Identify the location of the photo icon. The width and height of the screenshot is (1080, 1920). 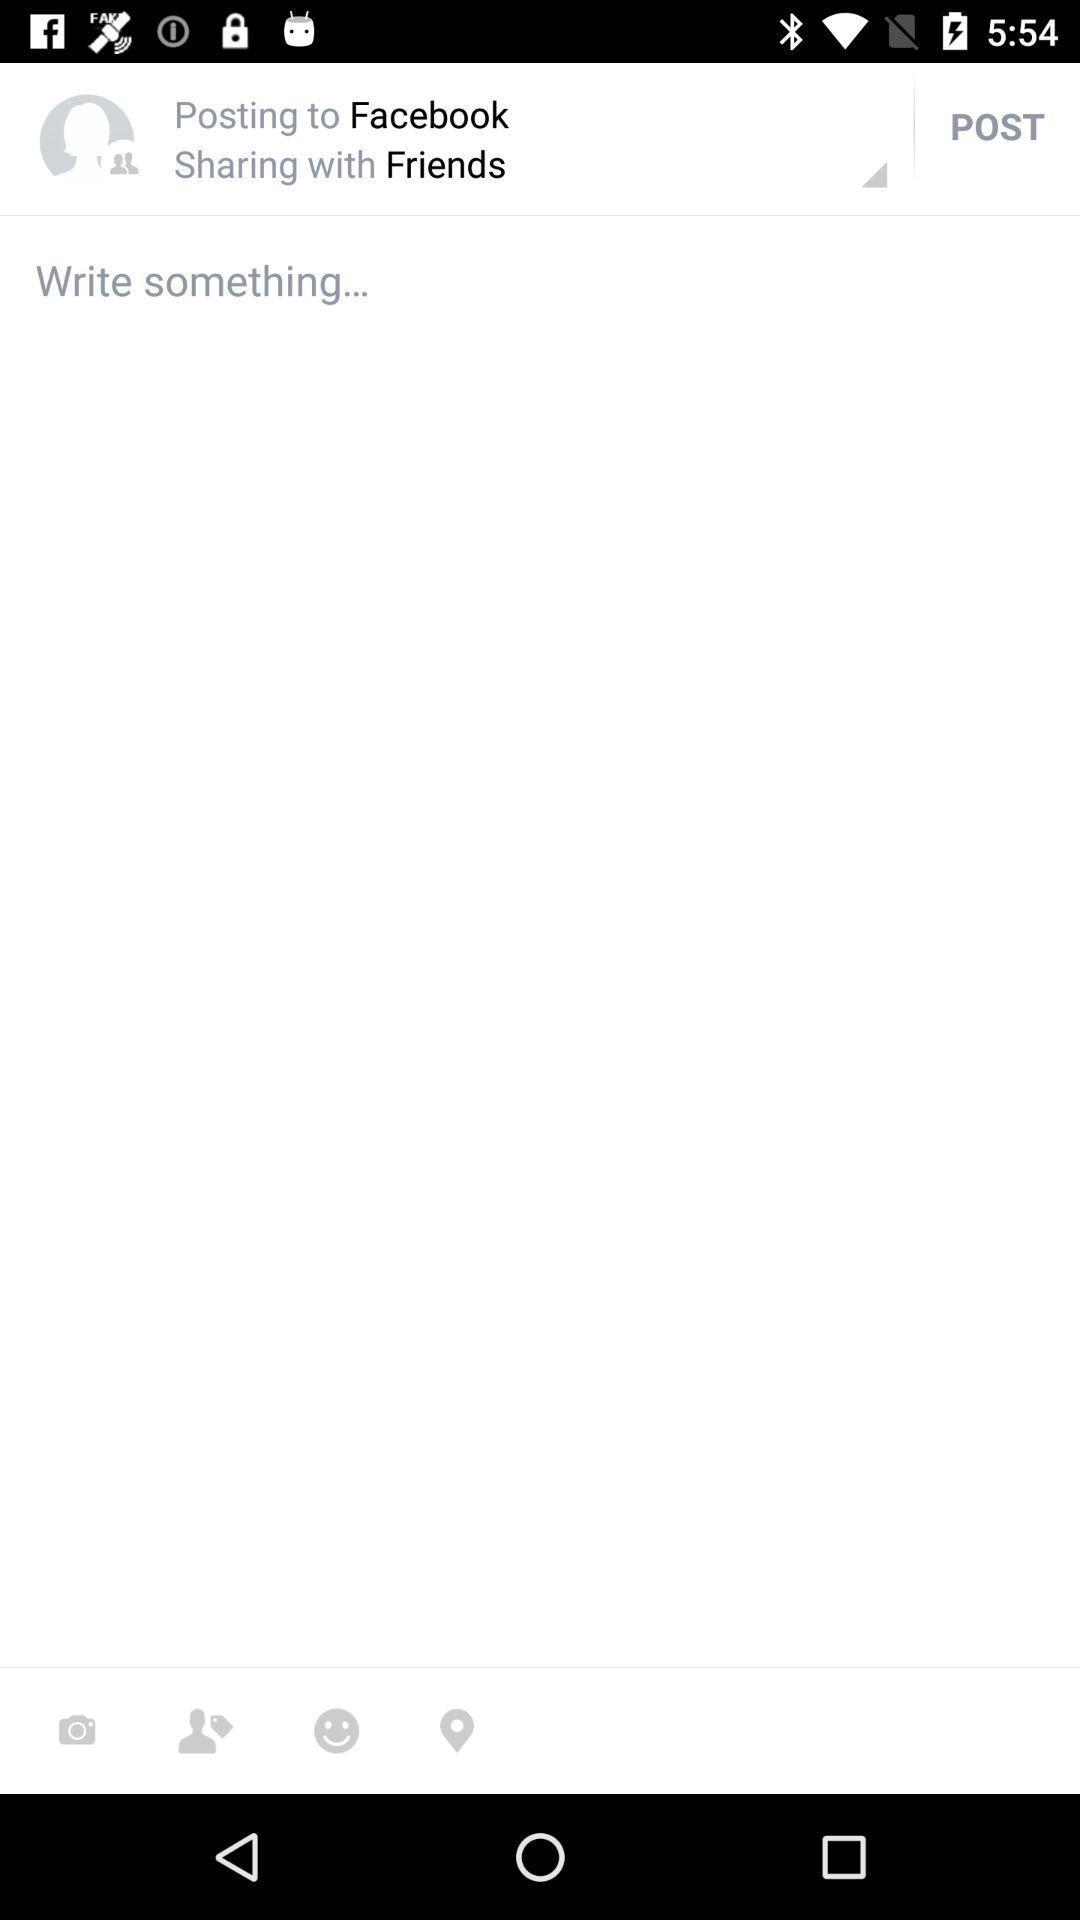
(76, 1730).